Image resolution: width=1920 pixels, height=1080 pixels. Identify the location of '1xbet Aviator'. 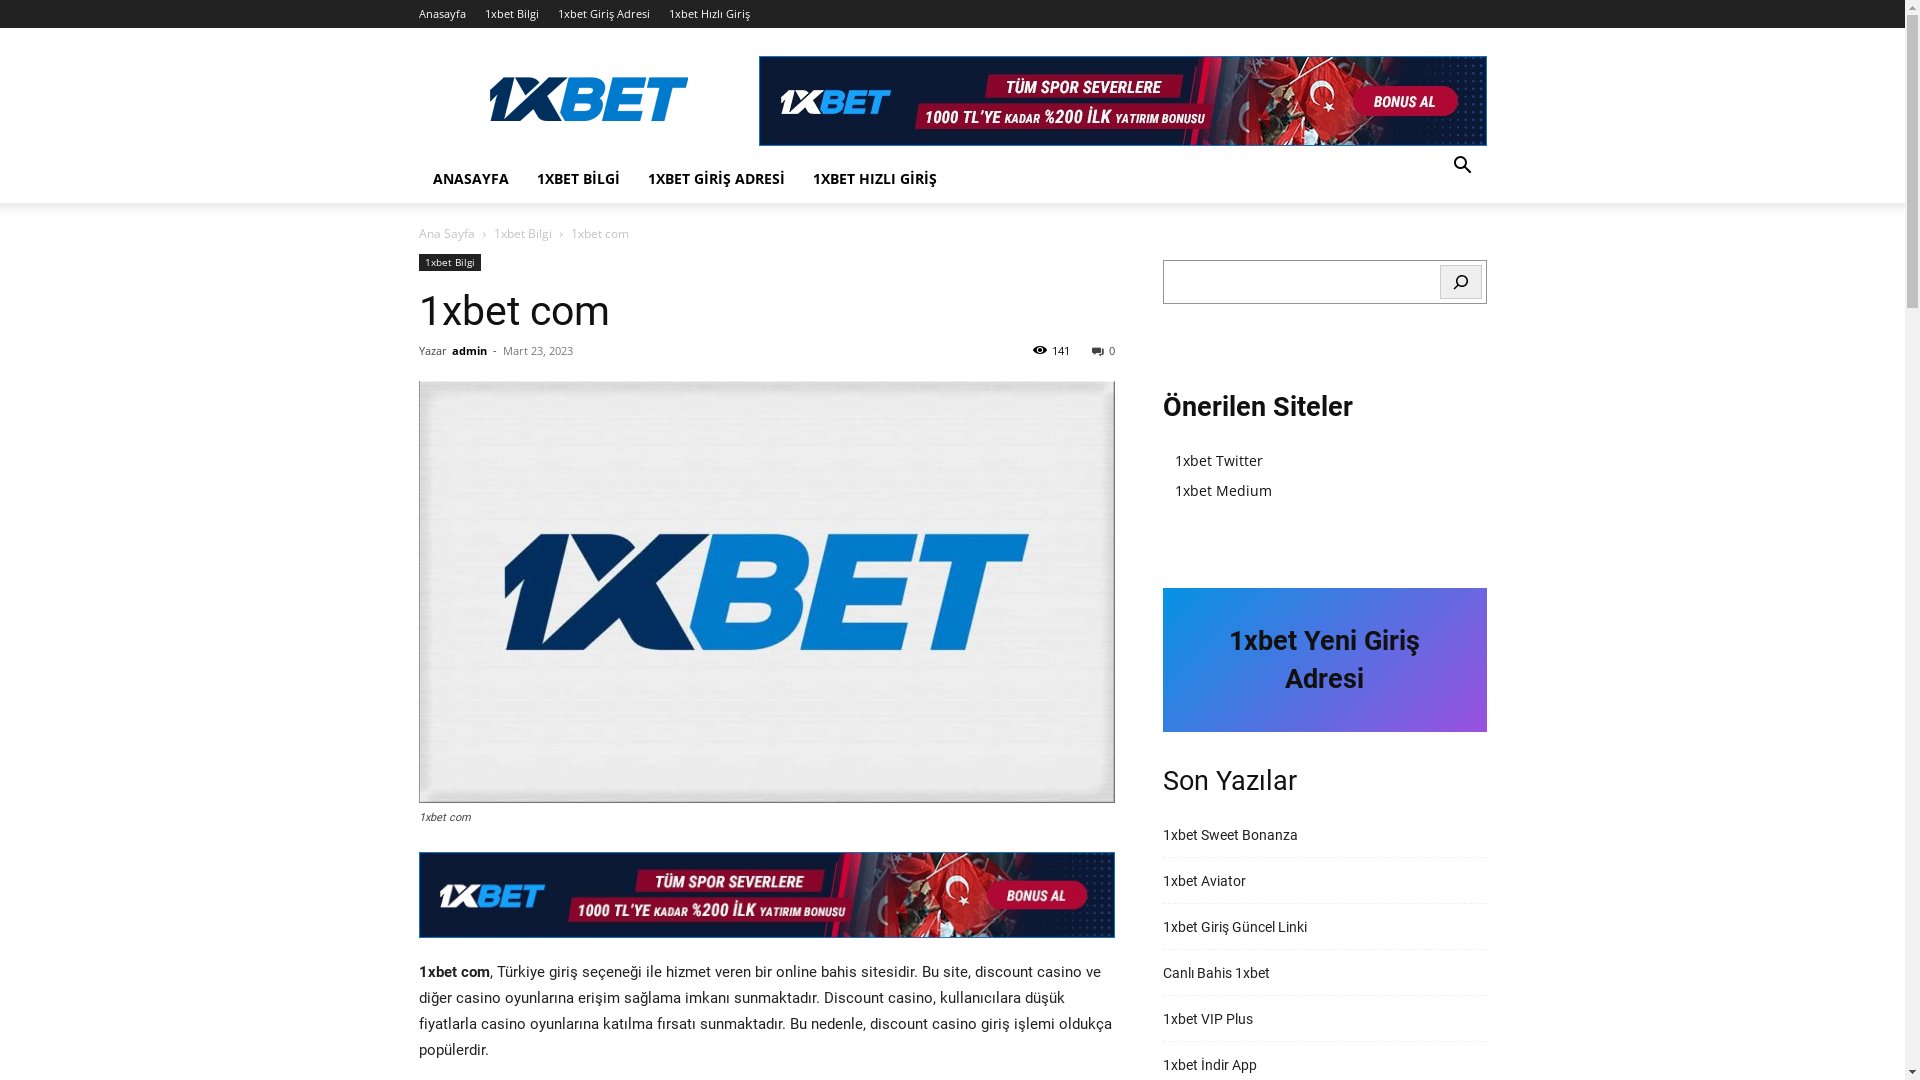
(1202, 879).